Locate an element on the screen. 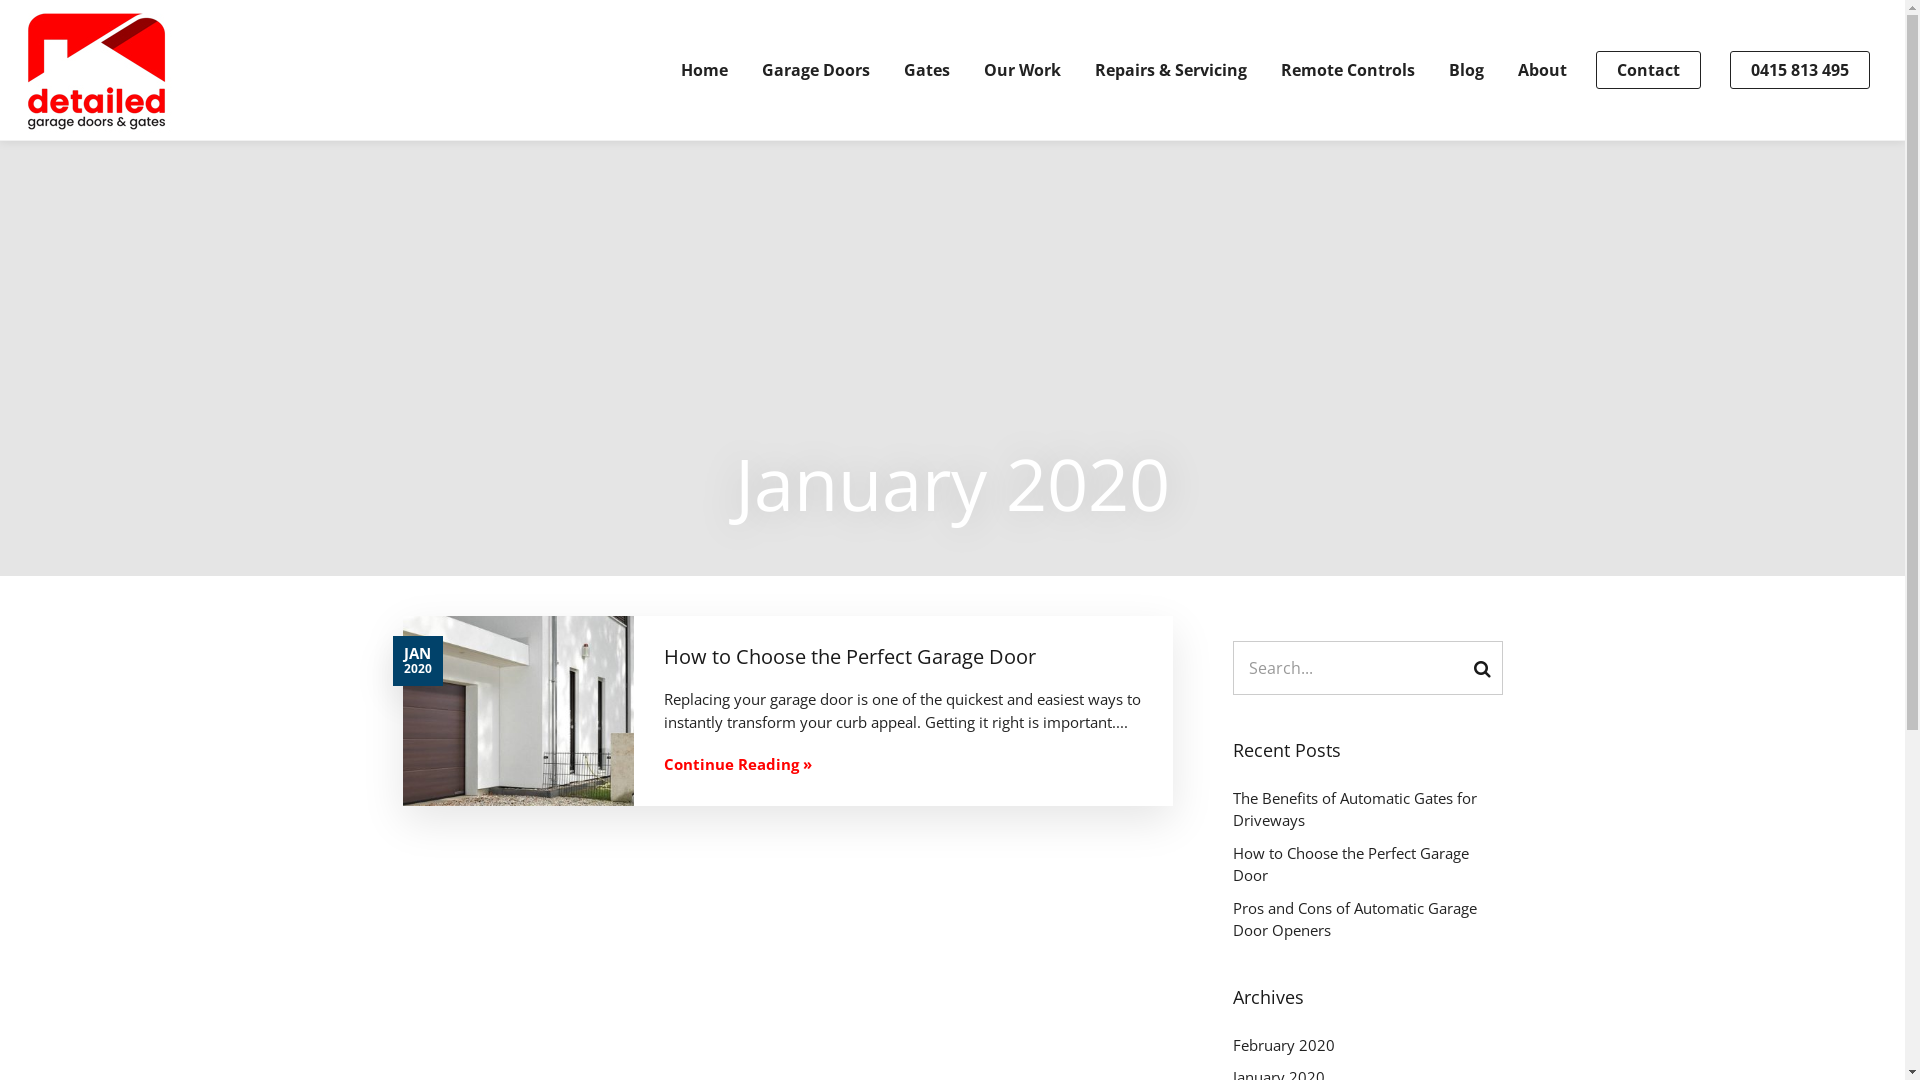  'Blog' is located at coordinates (1466, 68).